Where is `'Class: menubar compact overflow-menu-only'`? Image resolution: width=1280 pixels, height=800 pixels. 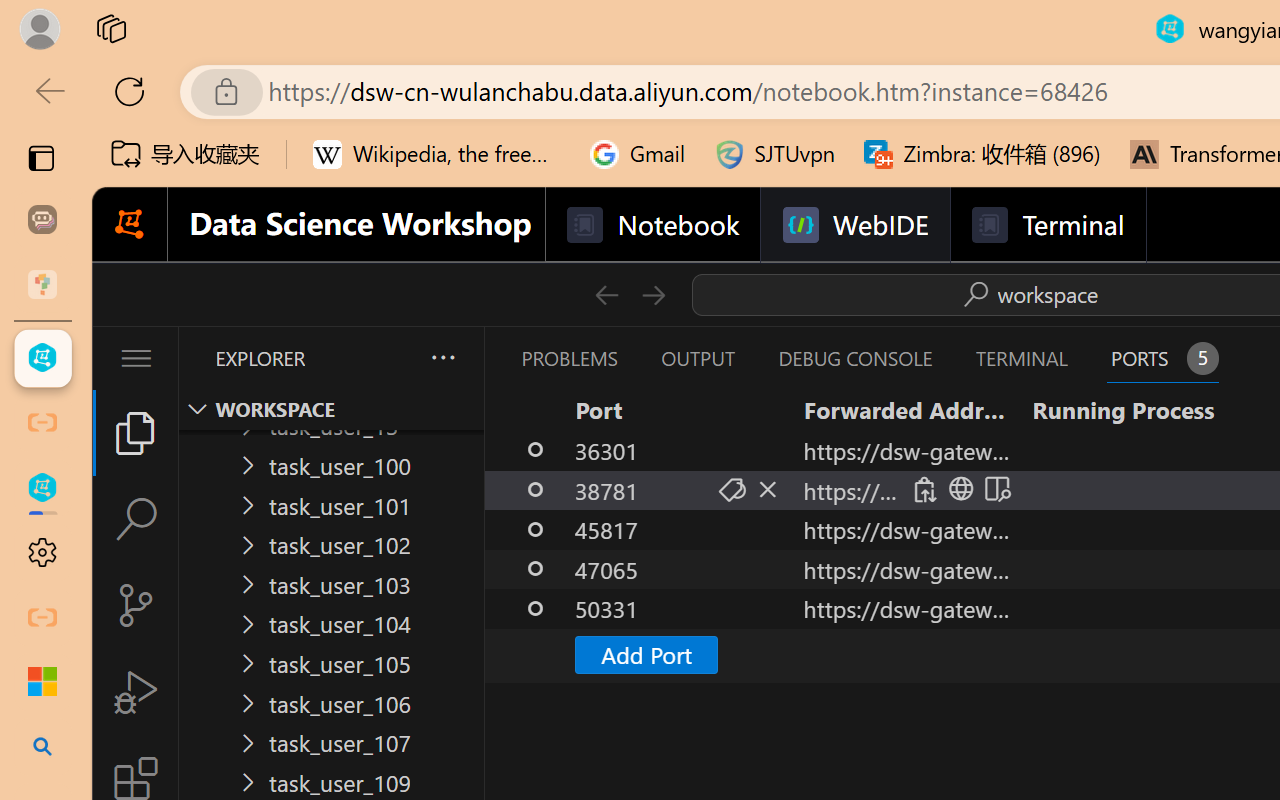 'Class: menubar compact overflow-menu-only' is located at coordinates (134, 358).